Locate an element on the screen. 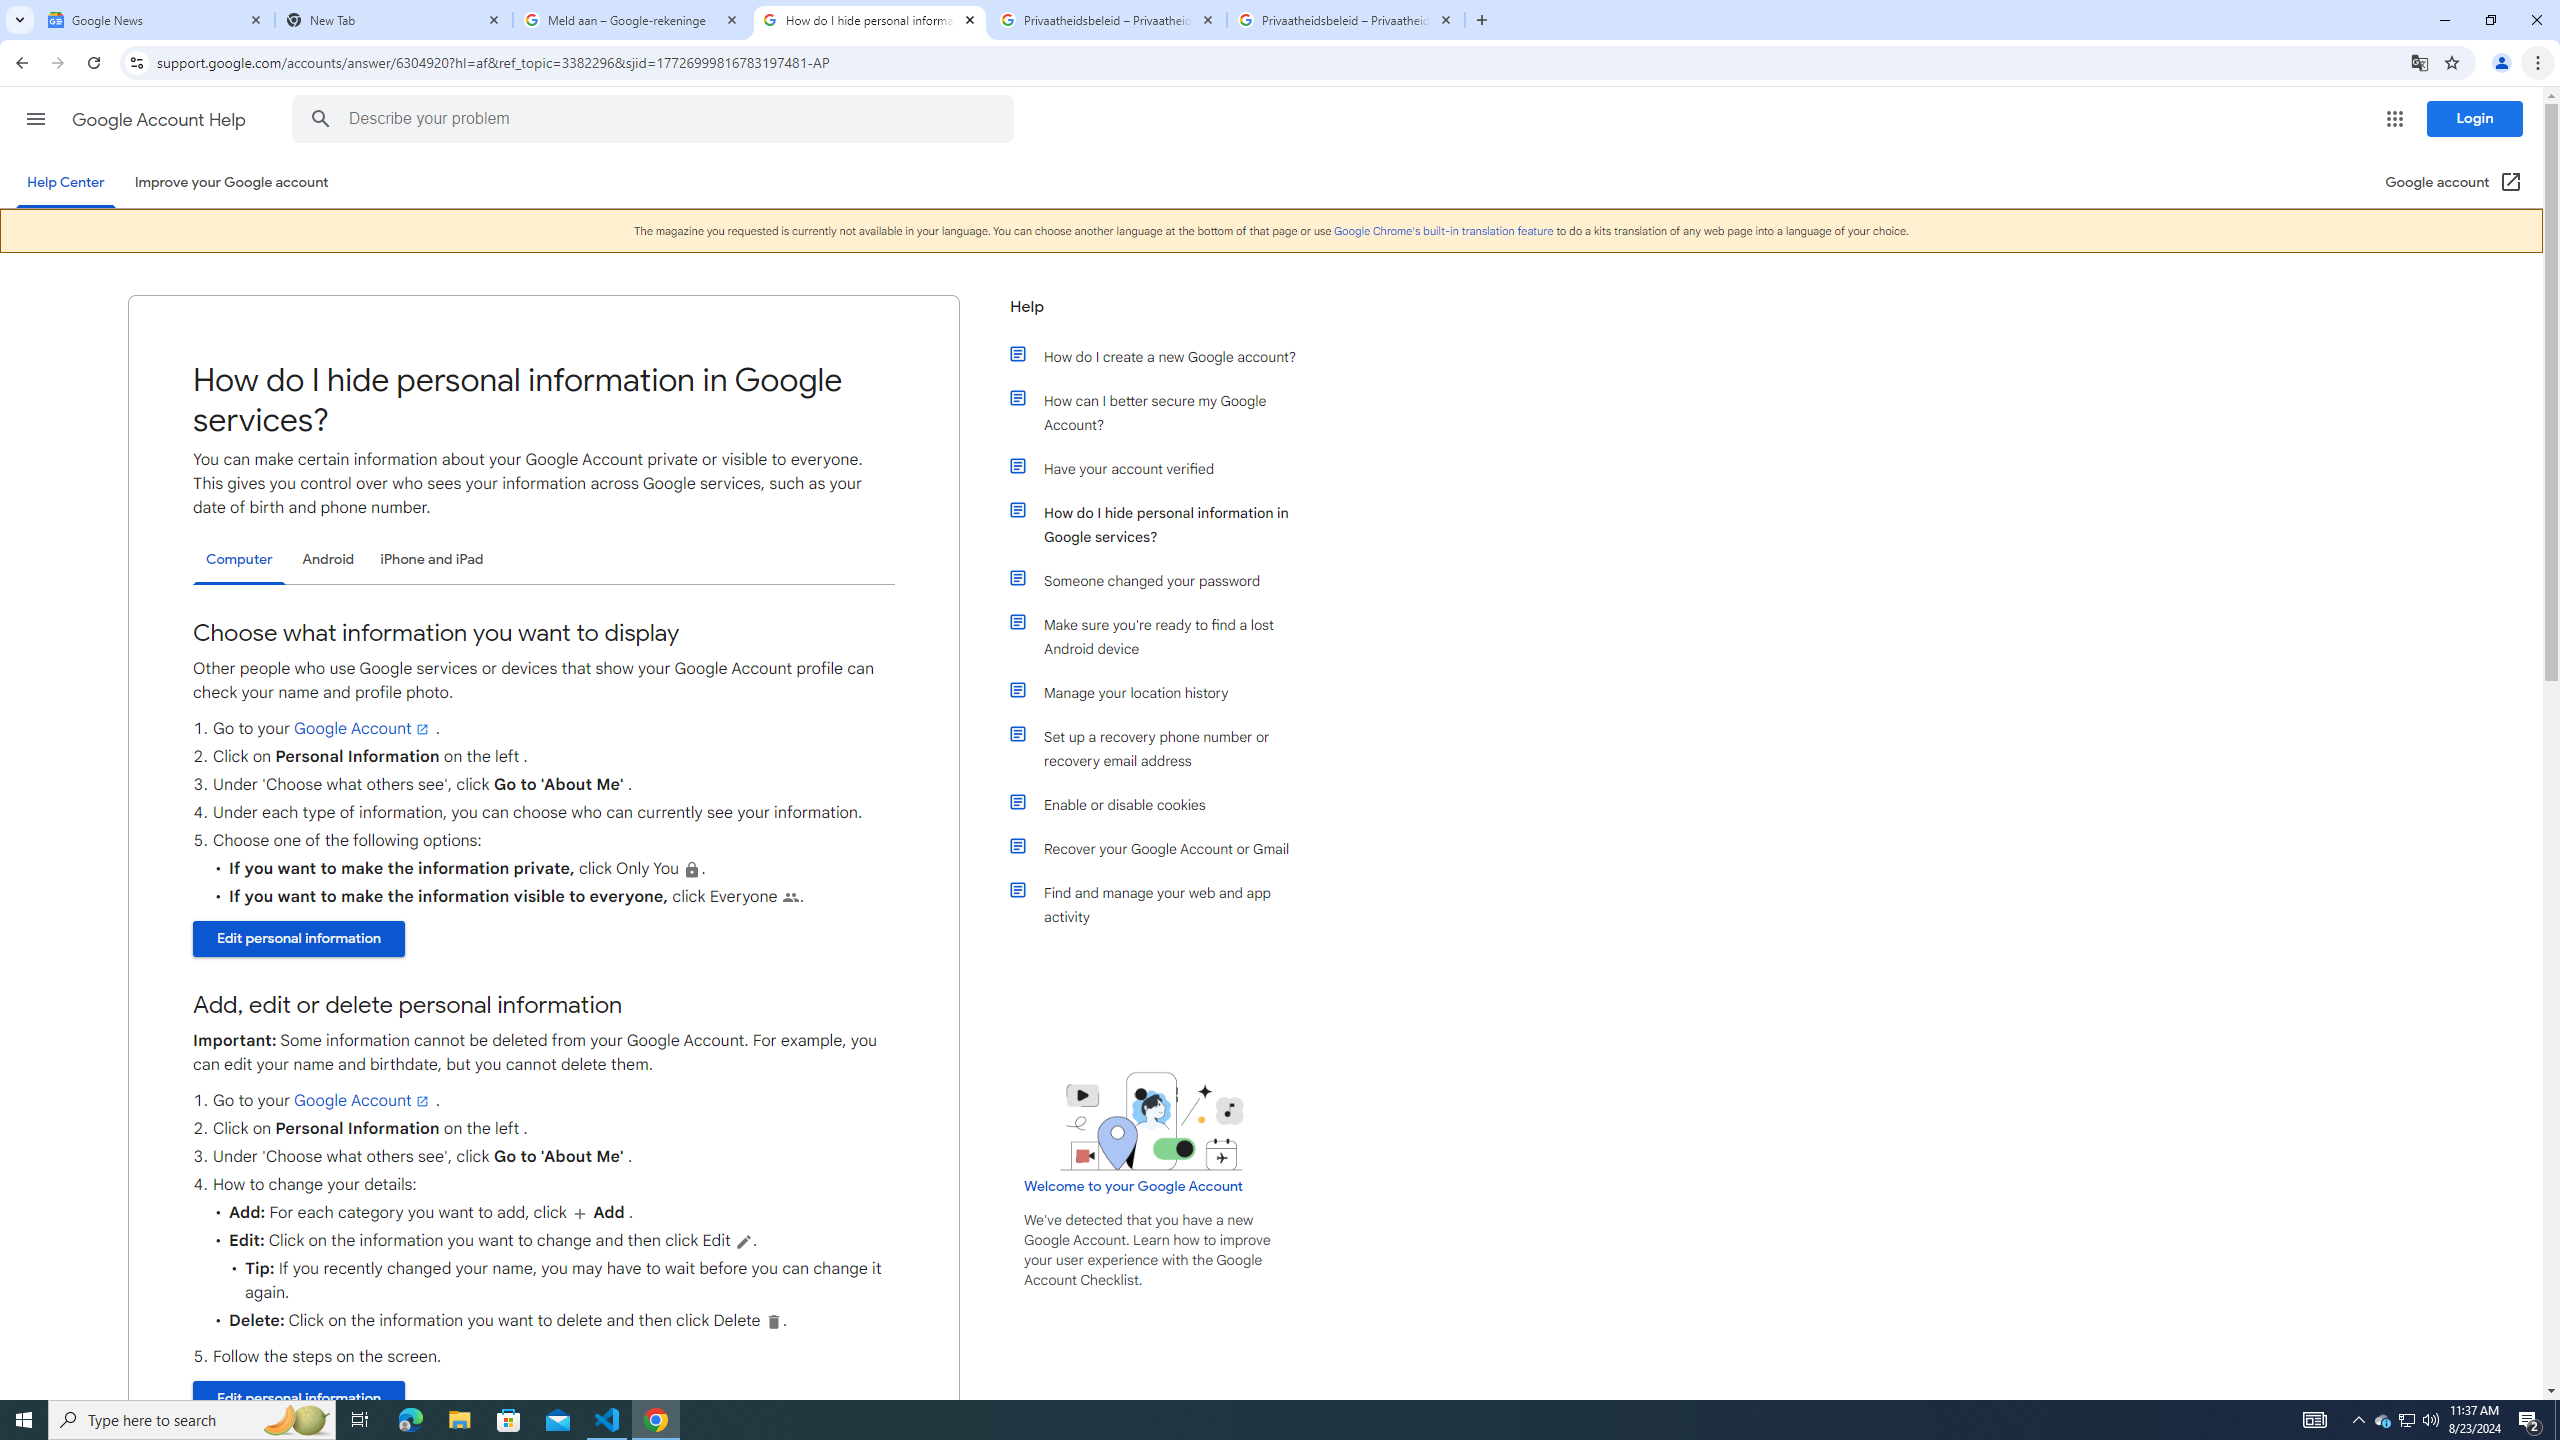 The image size is (2560, 1440). 'Set up a recovery phone number or recovery email address' is located at coordinates (1162, 748).